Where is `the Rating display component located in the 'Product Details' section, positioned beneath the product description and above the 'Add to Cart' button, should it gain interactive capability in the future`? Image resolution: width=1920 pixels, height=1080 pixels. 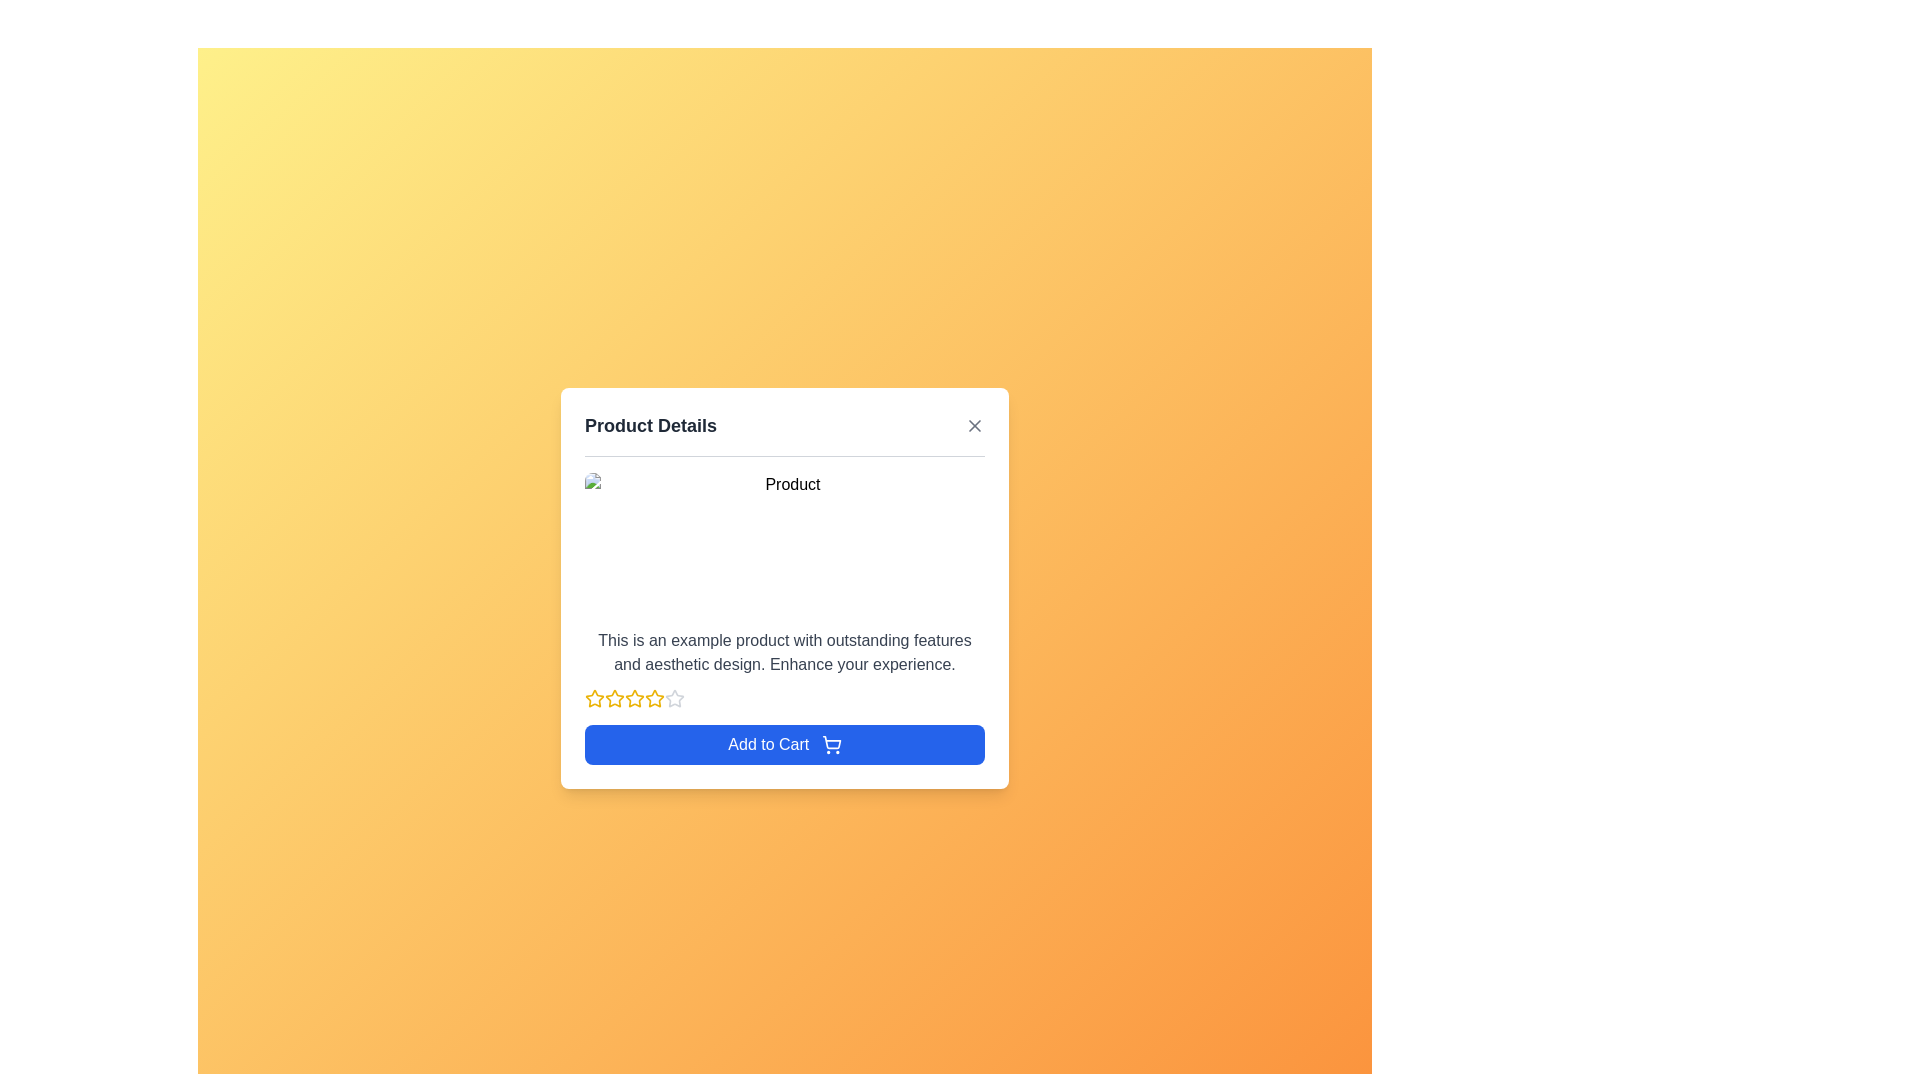
the Rating display component located in the 'Product Details' section, positioned beneath the product description and above the 'Add to Cart' button, should it gain interactive capability in the future is located at coordinates (784, 697).